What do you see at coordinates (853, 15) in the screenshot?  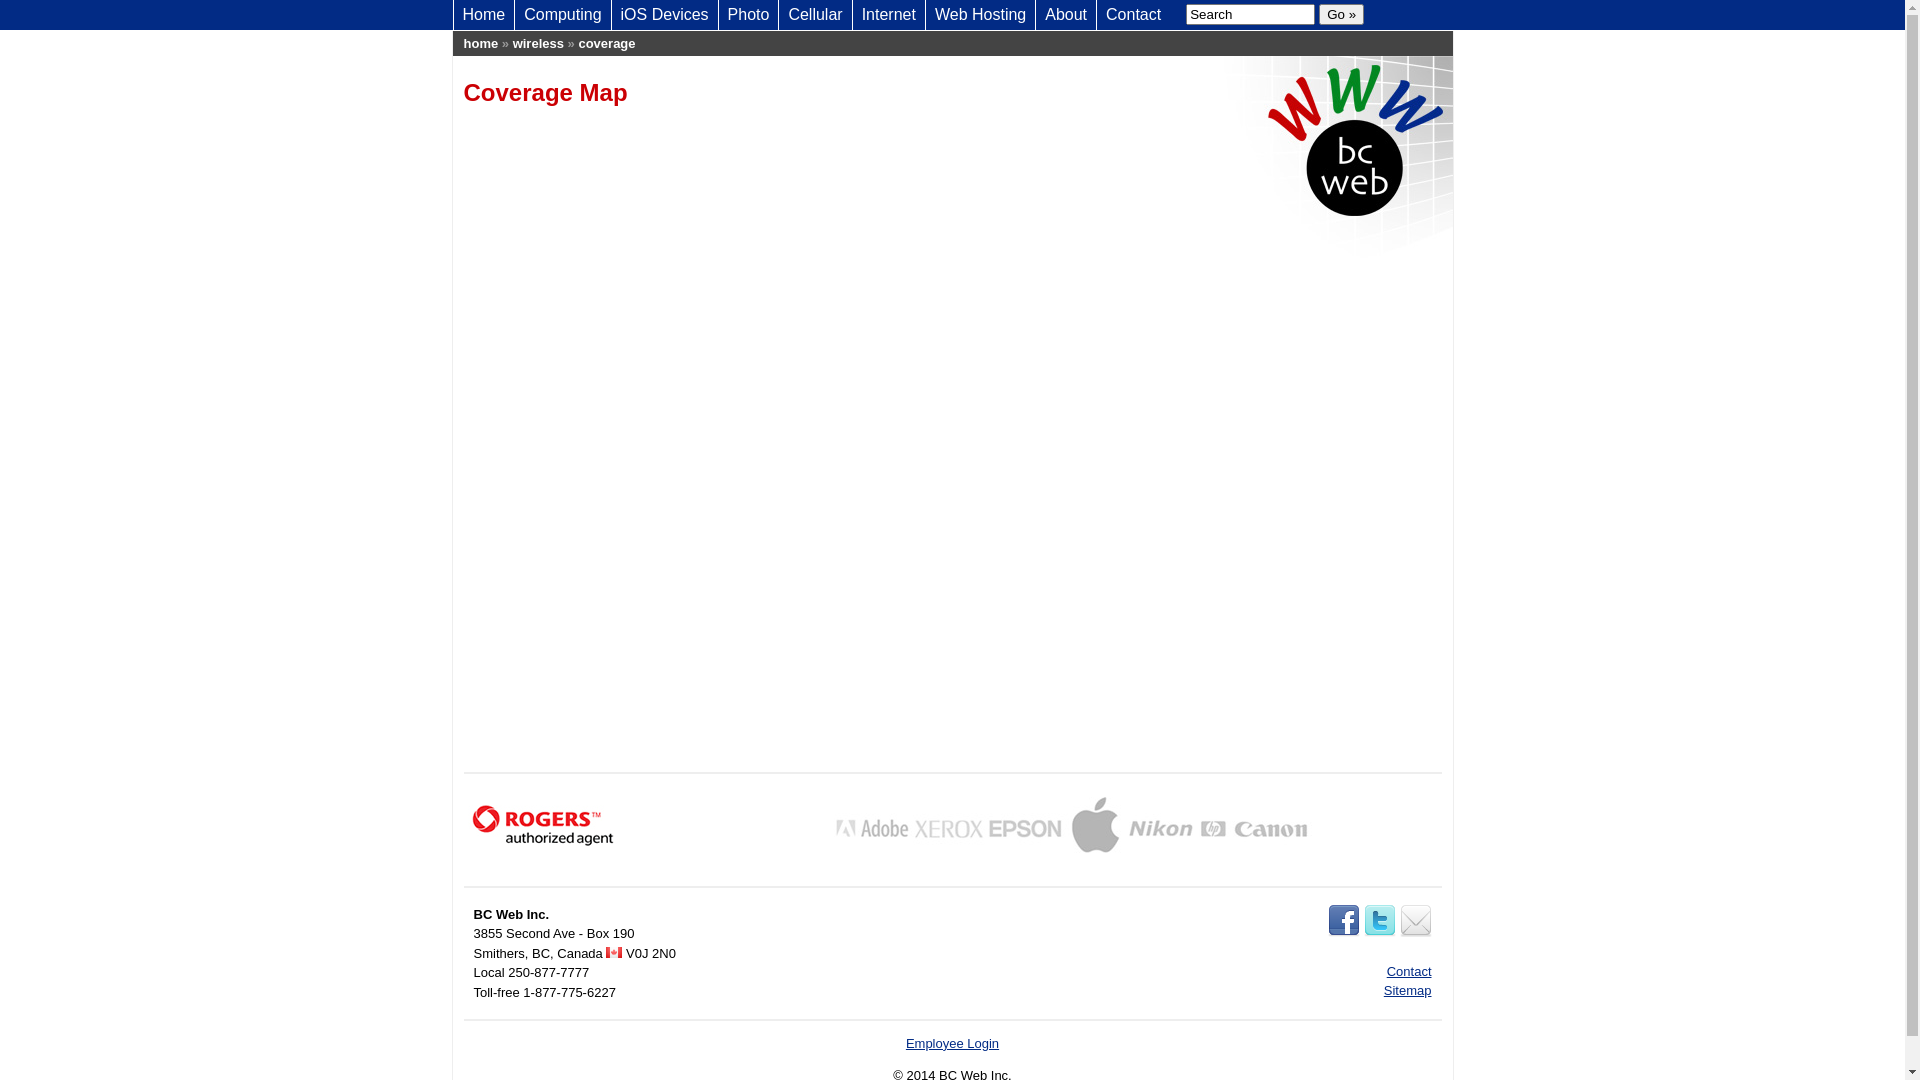 I see `'Internet'` at bounding box center [853, 15].